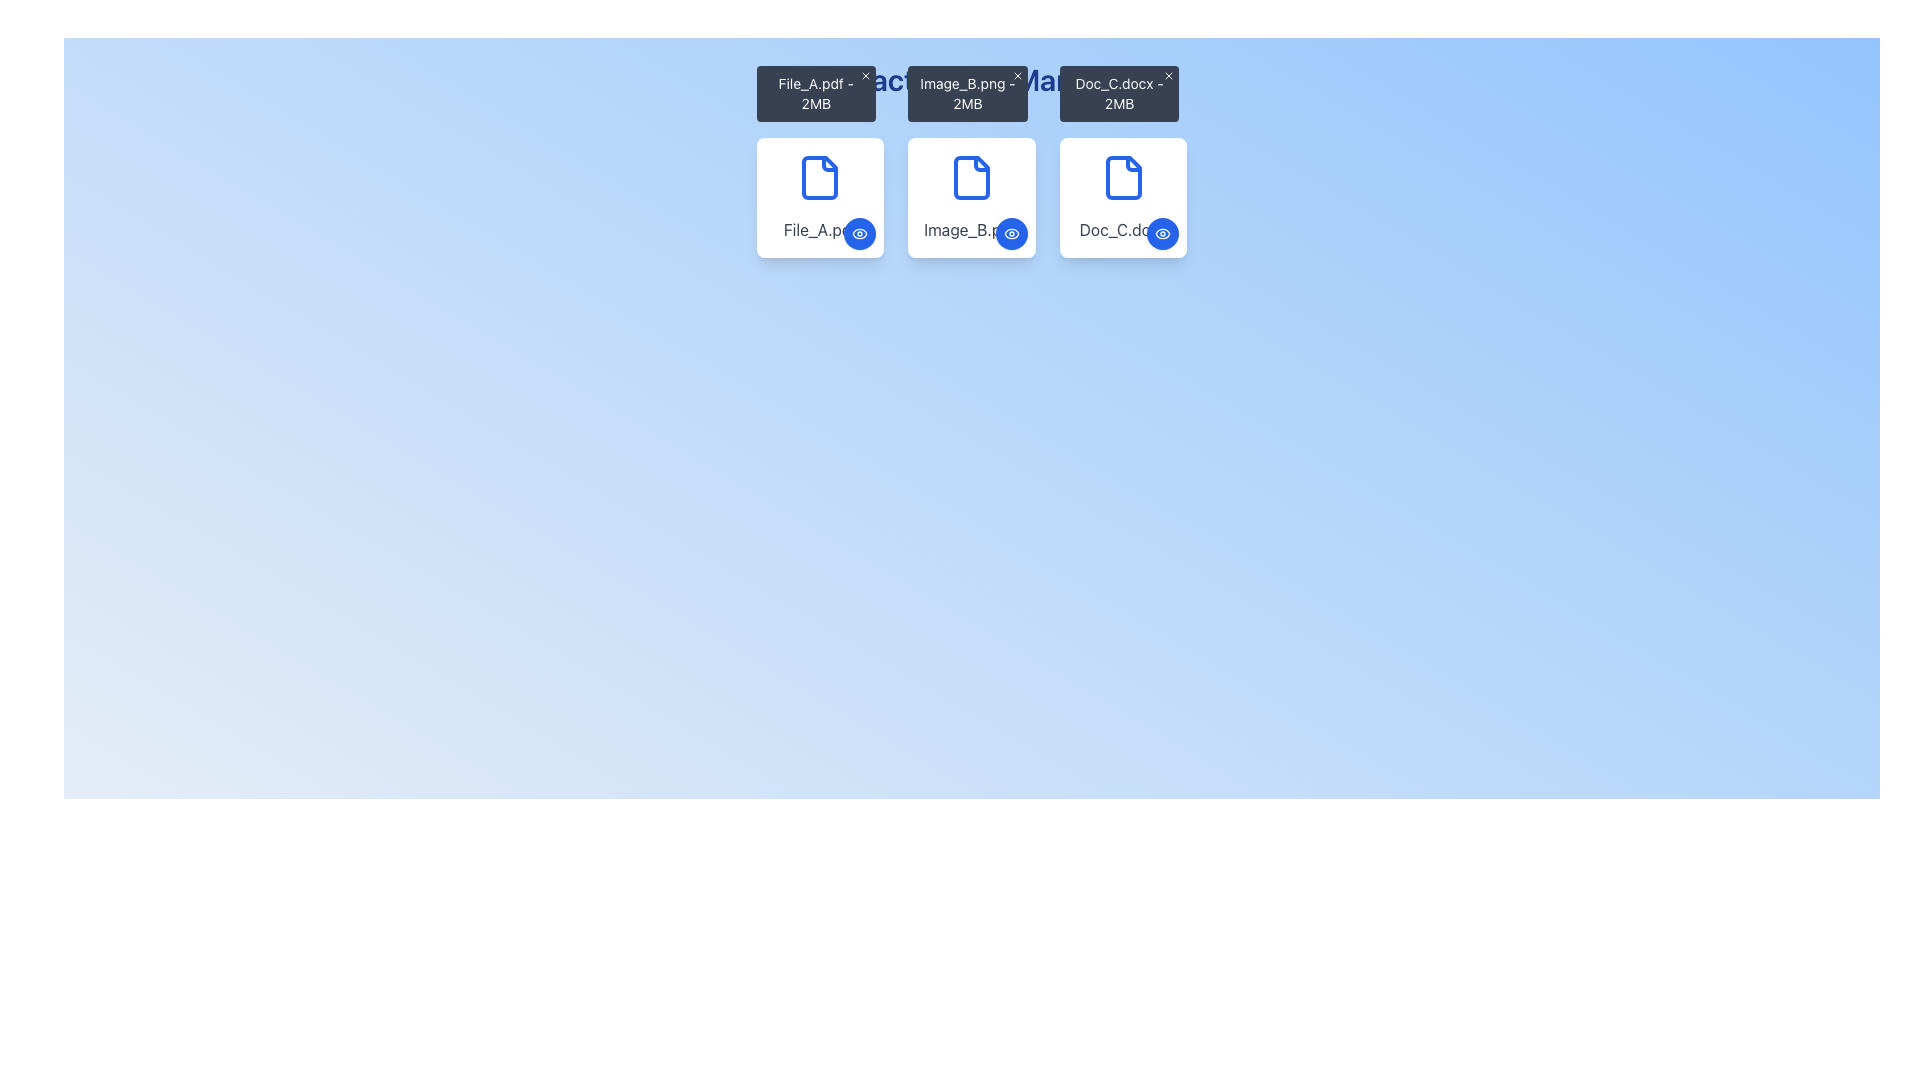 The height and width of the screenshot is (1080, 1920). Describe the element at coordinates (1011, 233) in the screenshot. I see `the preview button located at the bottom-right corner of the card labeled 'Image_B.png - 2MB'` at that location.